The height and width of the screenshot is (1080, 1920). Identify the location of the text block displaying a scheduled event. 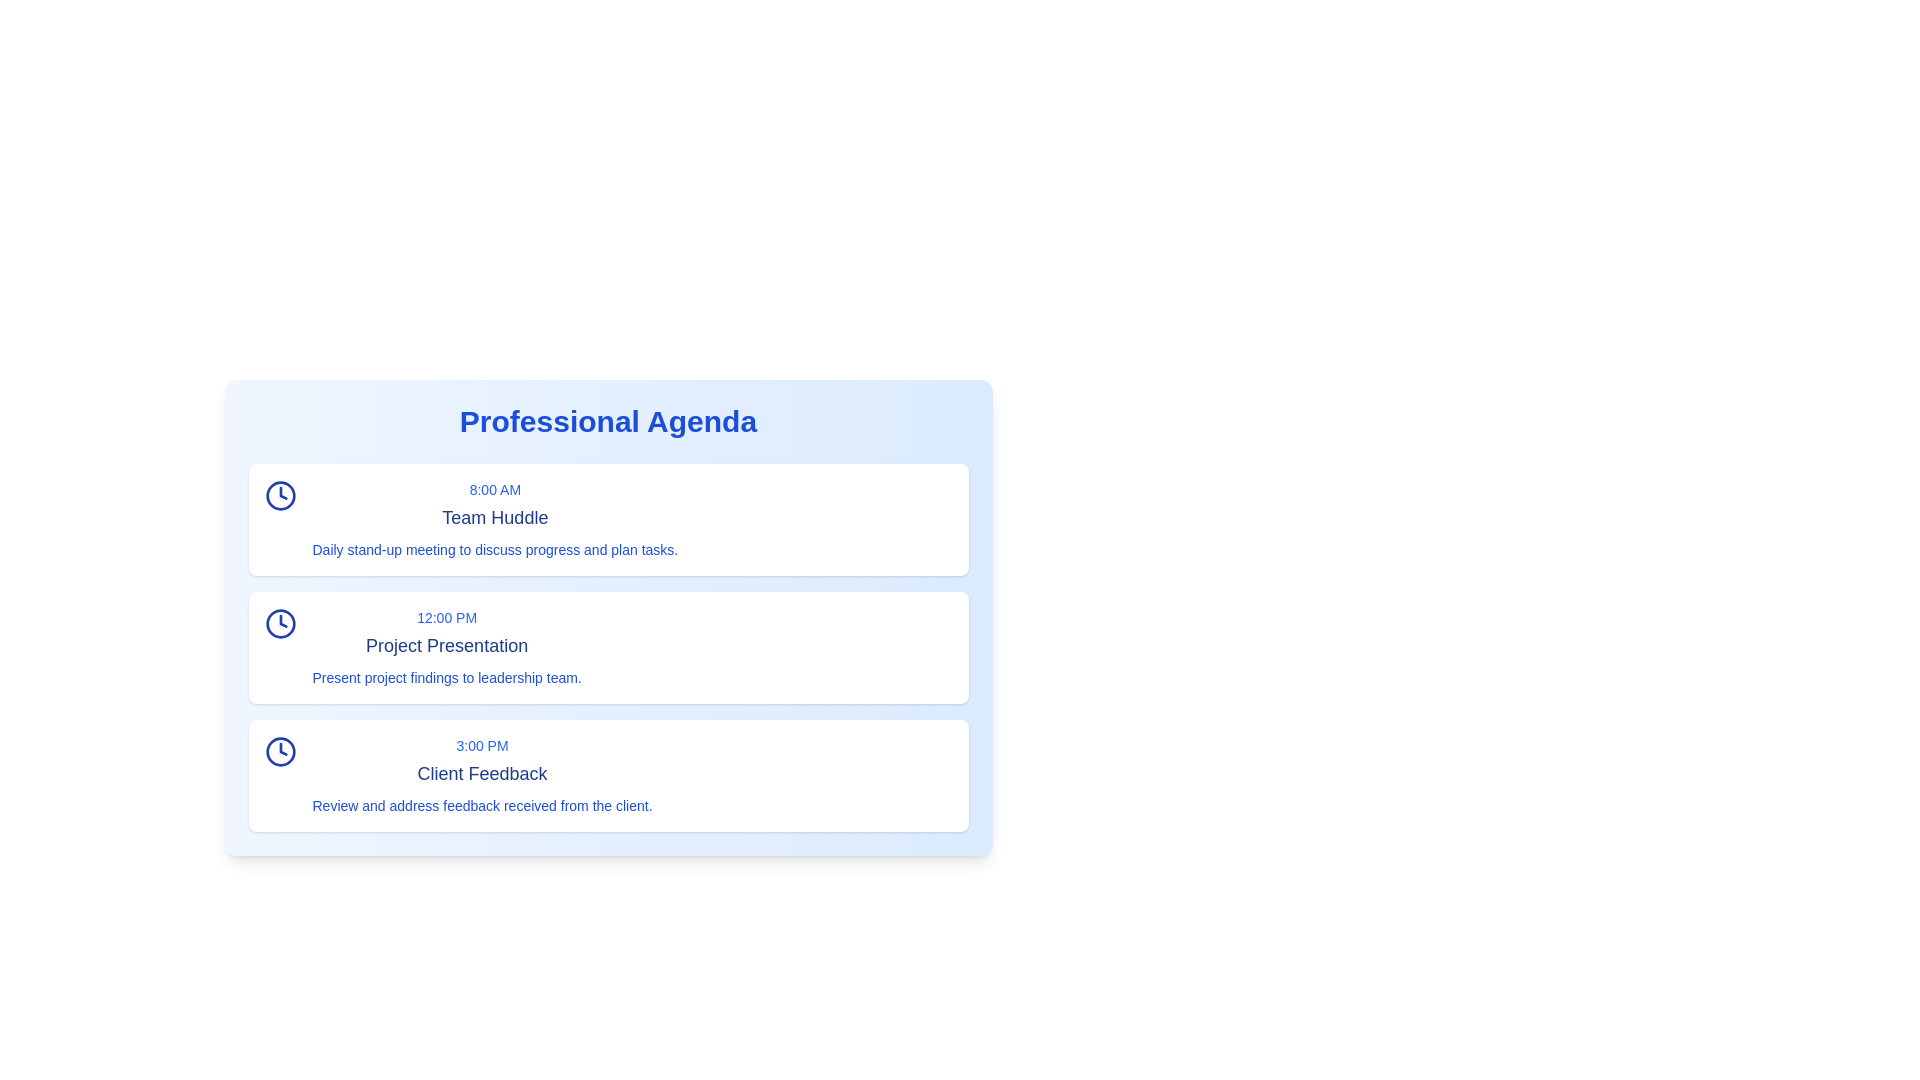
(495, 519).